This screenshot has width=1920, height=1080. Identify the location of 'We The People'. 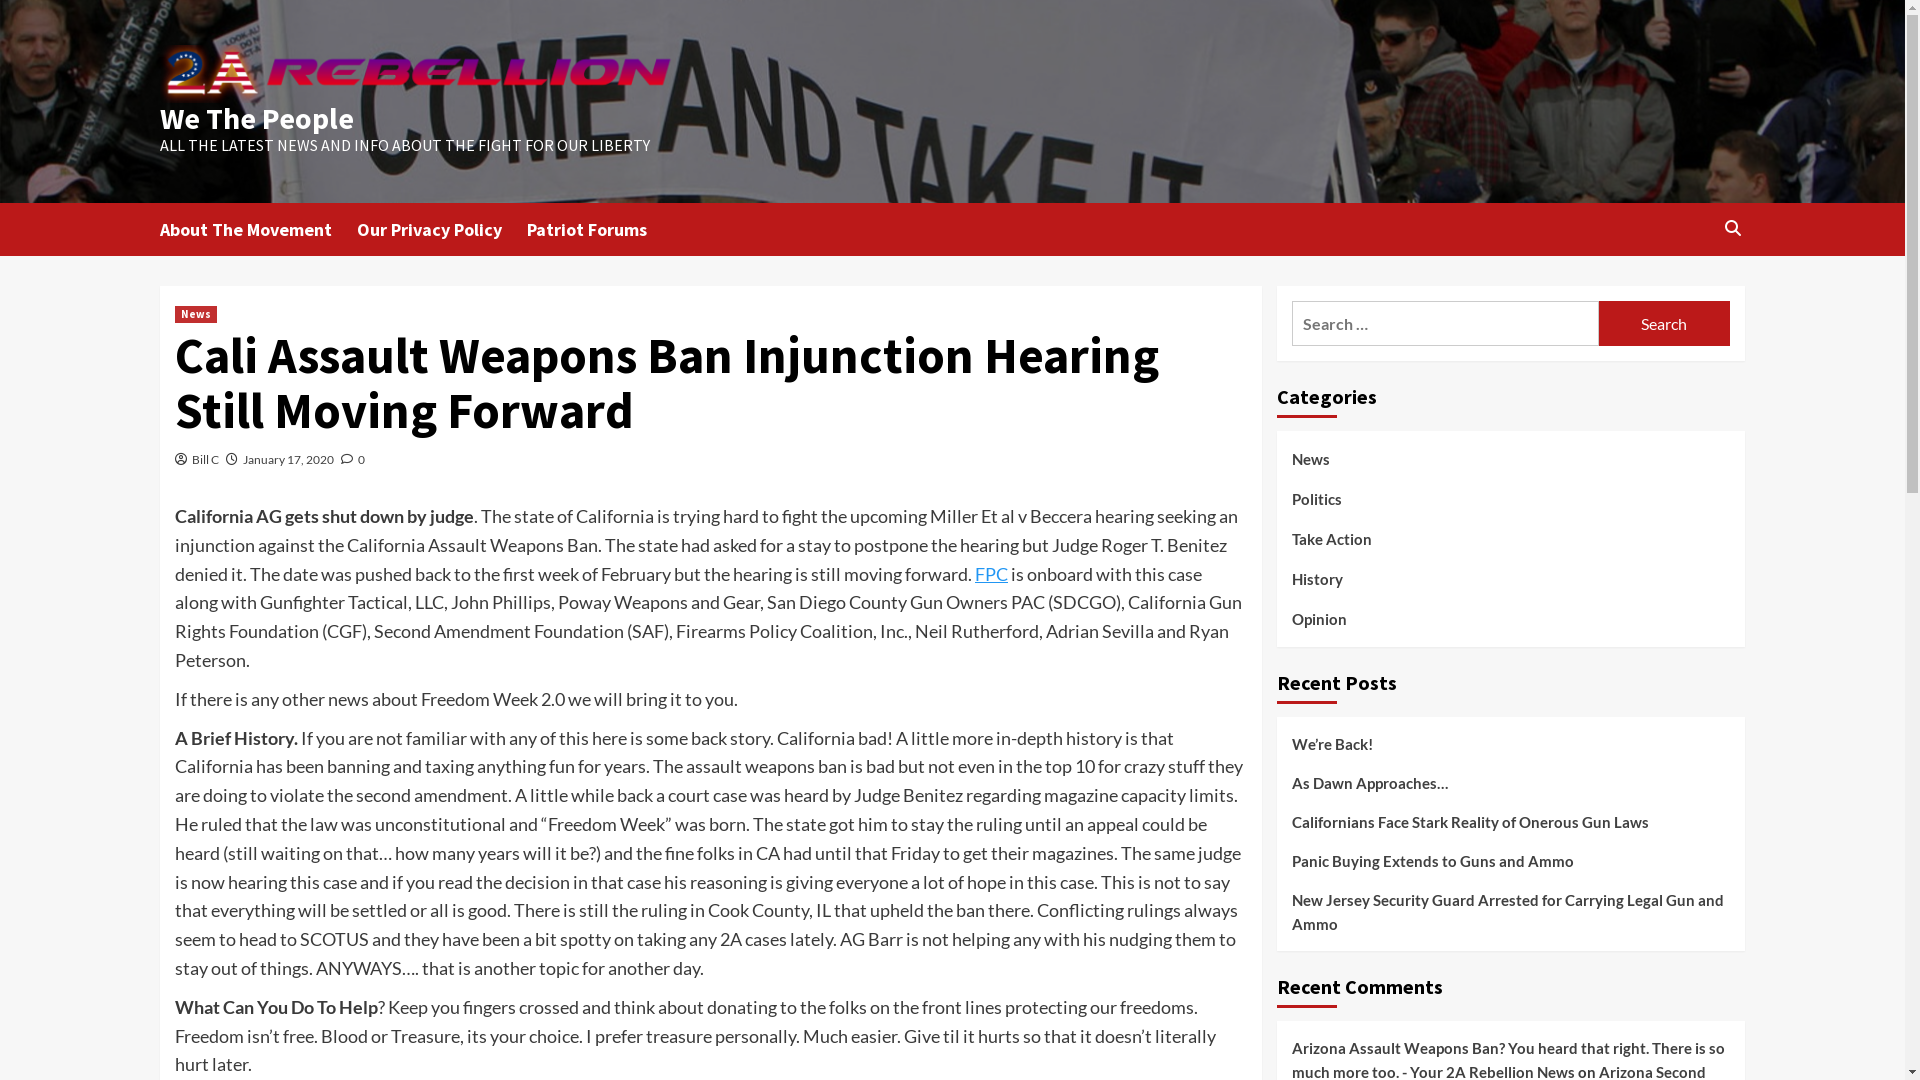
(158, 118).